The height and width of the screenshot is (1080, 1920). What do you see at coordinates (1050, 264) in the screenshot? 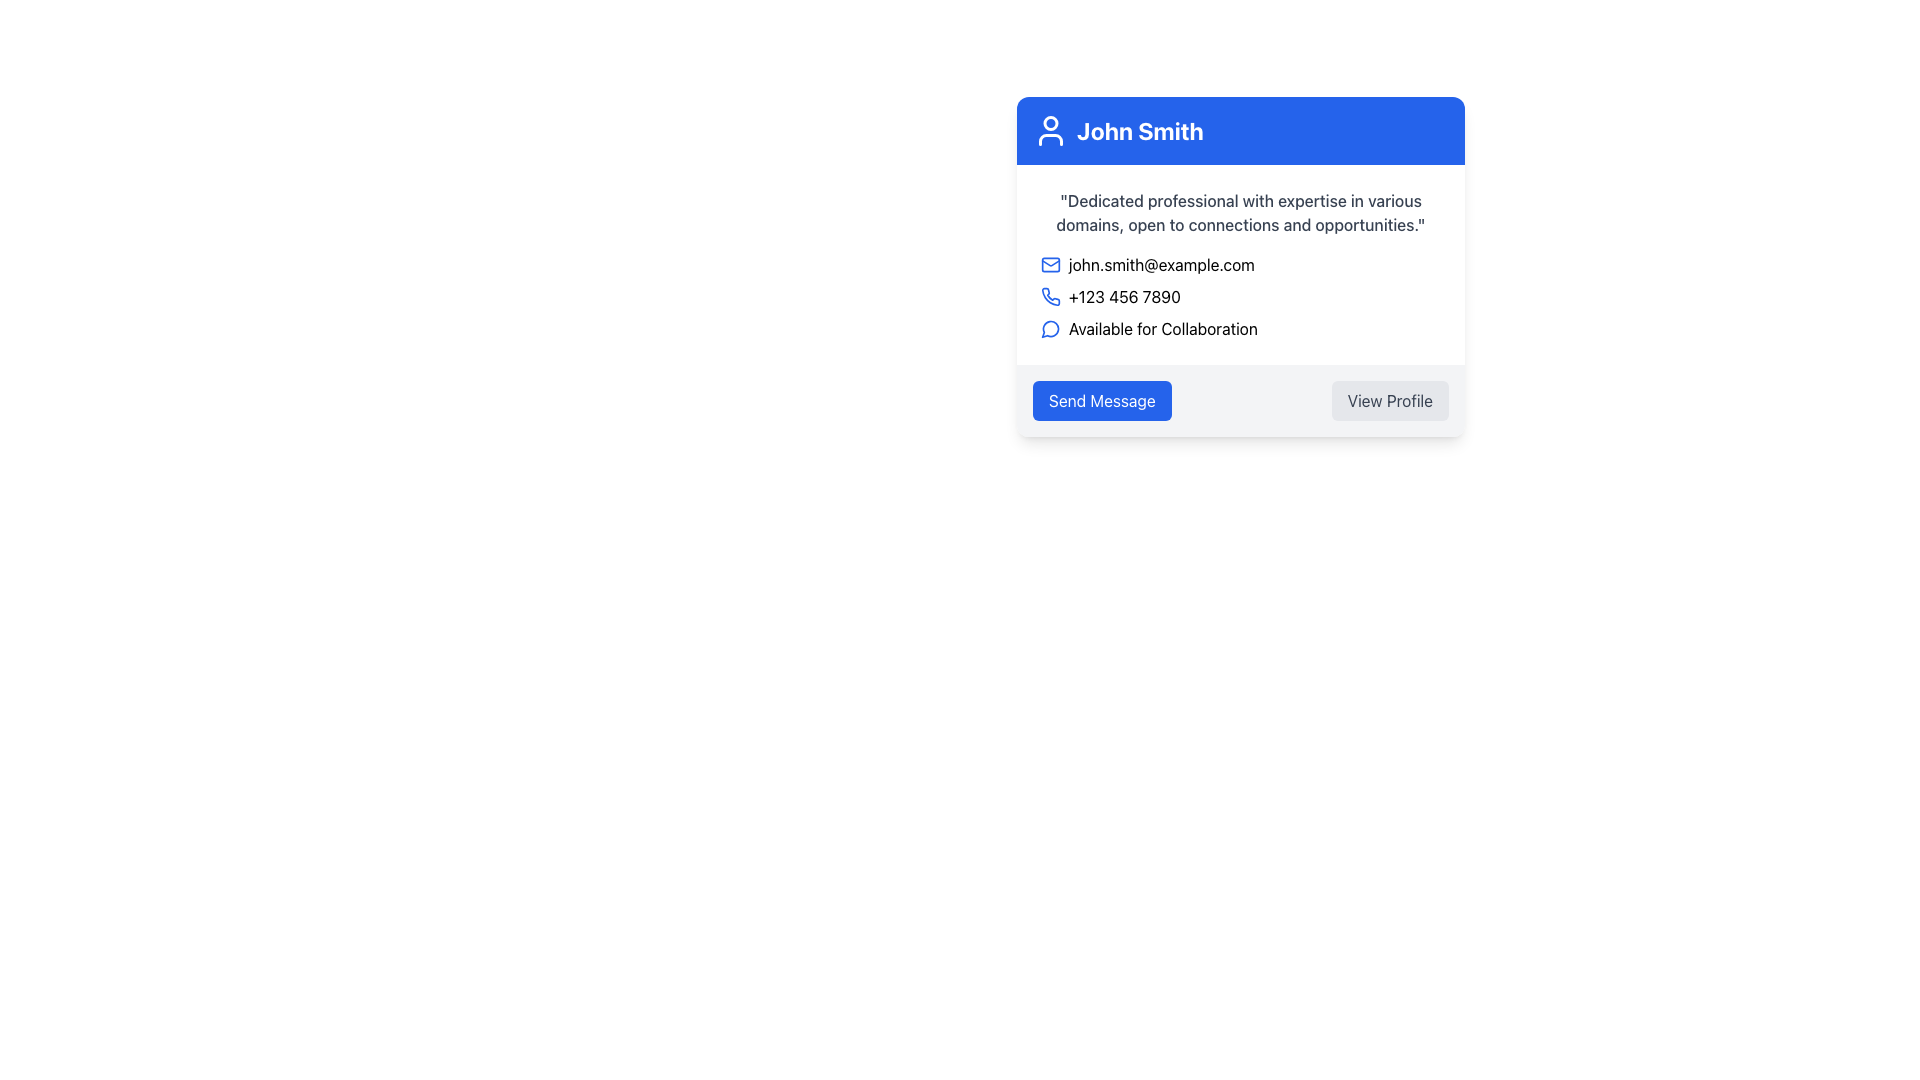
I see `the blue envelope icon located to the left of the email address 'john.smith@example.com' to indicate email functionality` at bounding box center [1050, 264].